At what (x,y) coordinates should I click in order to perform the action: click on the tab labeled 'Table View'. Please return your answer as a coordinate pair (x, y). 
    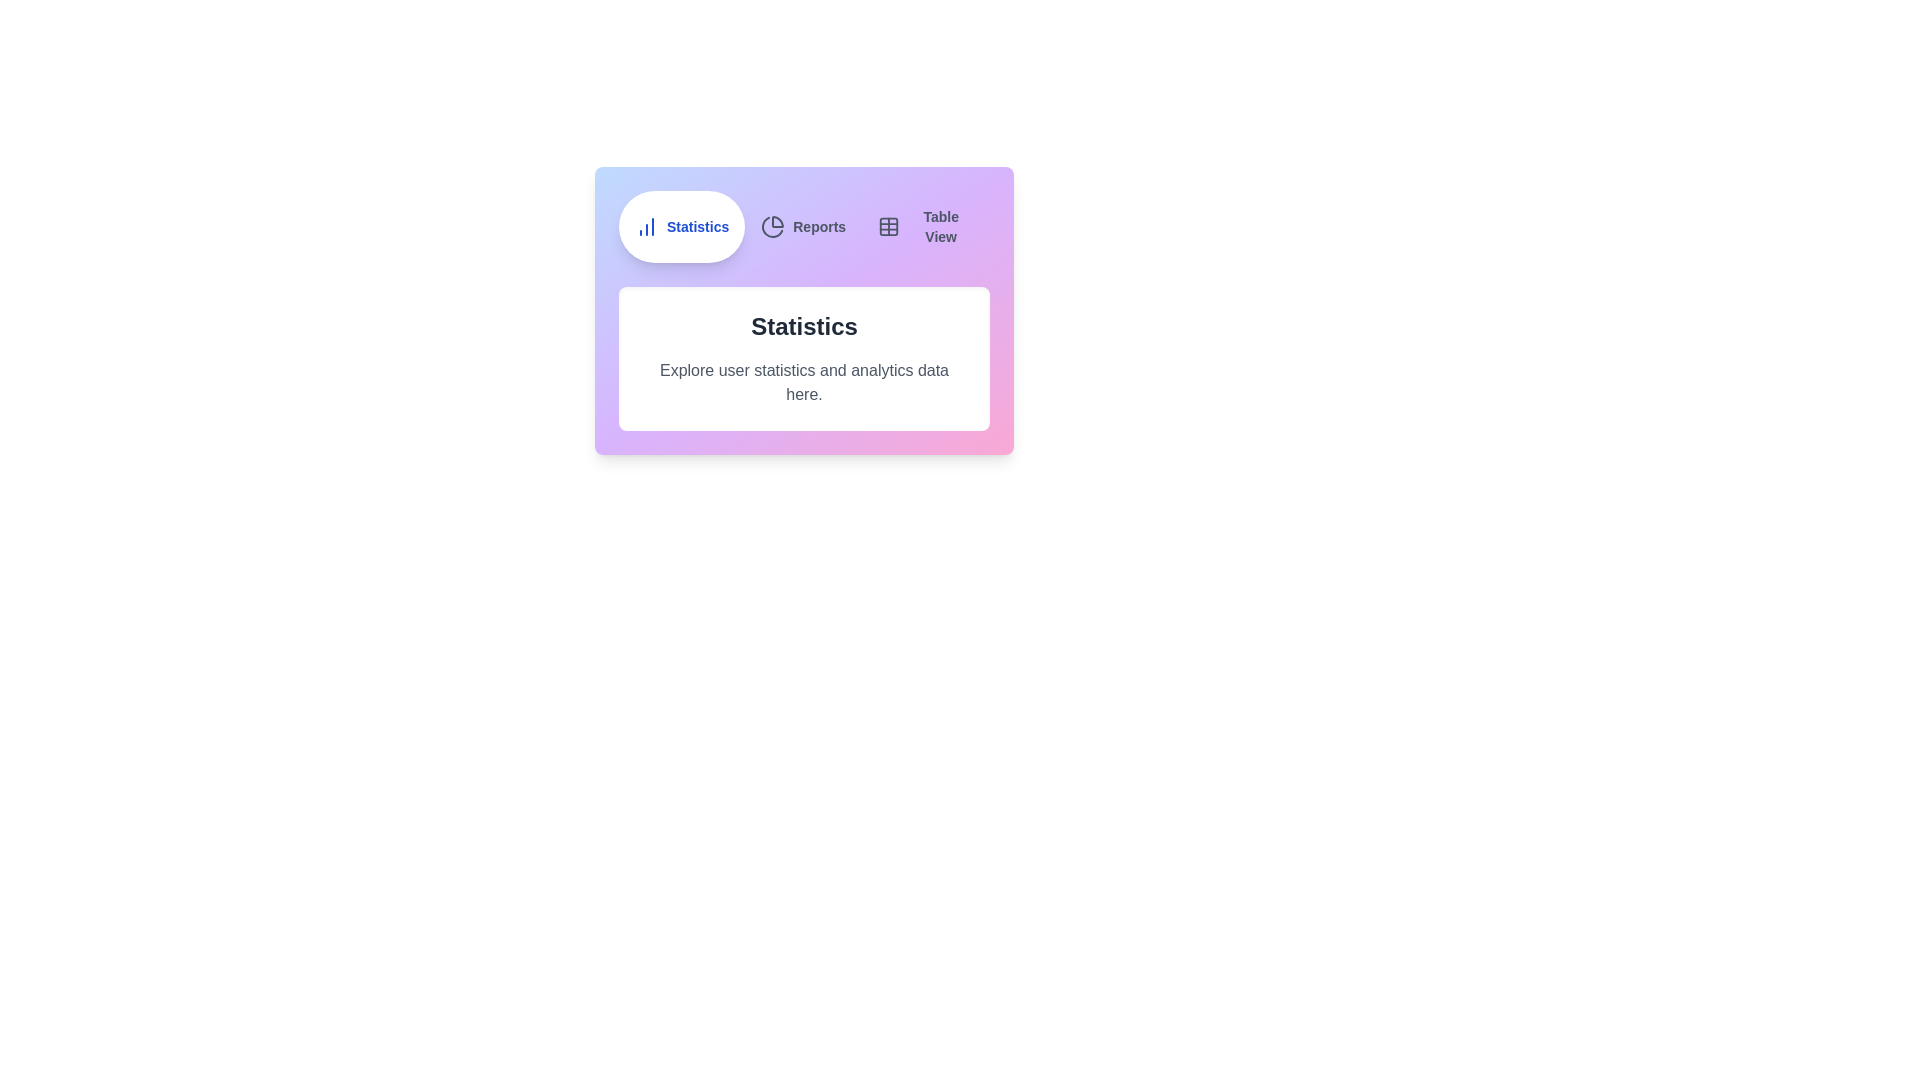
    Looking at the image, I should click on (925, 226).